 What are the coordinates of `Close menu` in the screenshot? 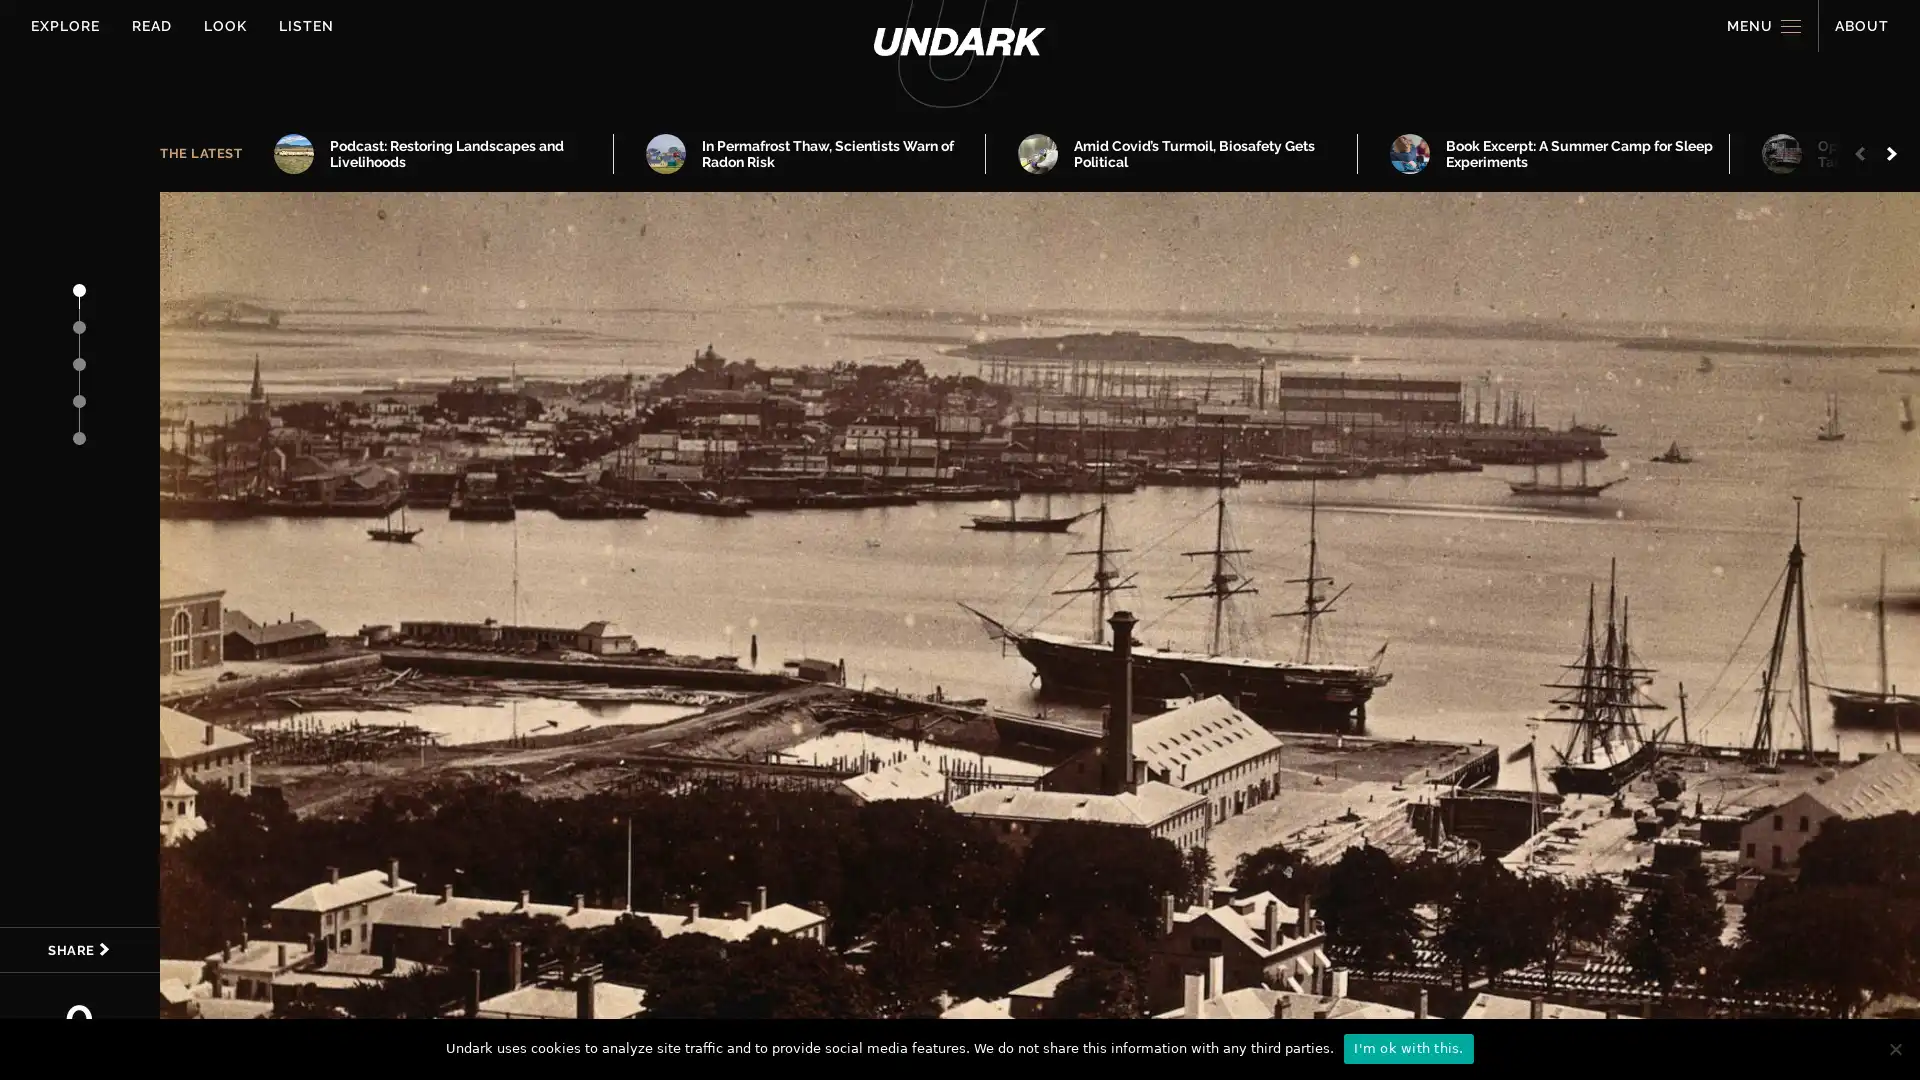 It's located at (1852, 65).